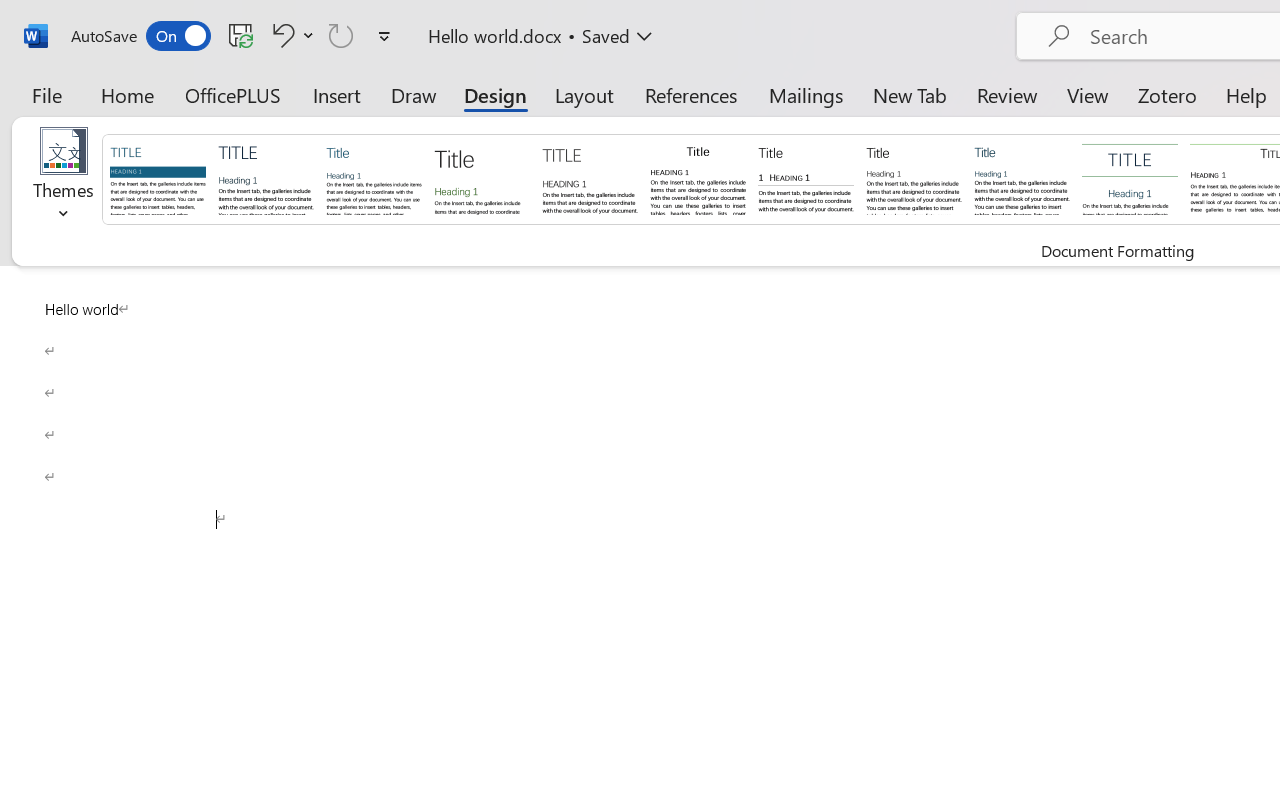 This screenshot has width=1280, height=800. What do you see at coordinates (413, 94) in the screenshot?
I see `'Draw'` at bounding box center [413, 94].